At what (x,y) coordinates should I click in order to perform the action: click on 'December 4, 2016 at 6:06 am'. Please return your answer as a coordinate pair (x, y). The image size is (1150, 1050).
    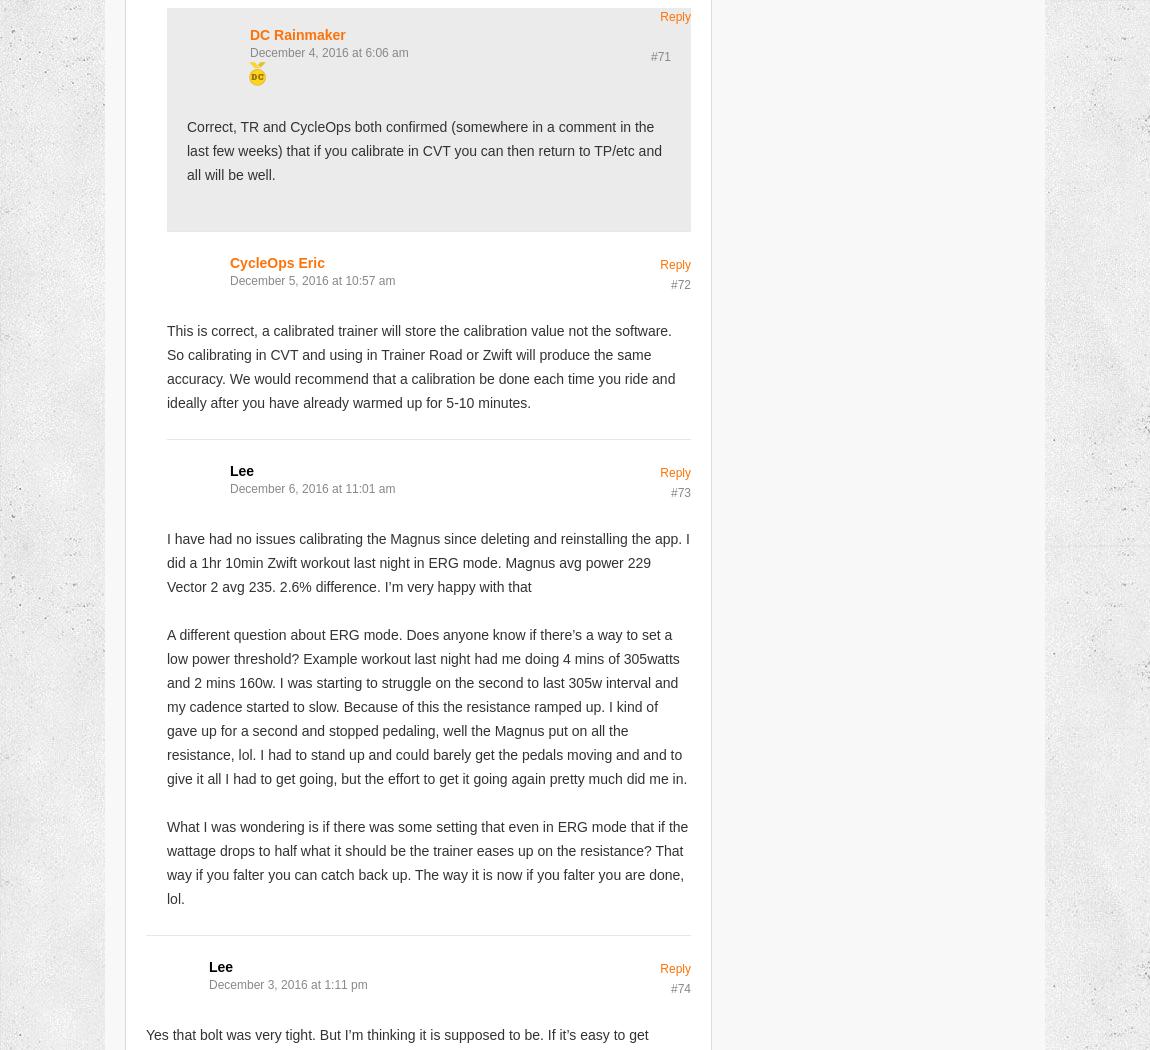
    Looking at the image, I should click on (329, 50).